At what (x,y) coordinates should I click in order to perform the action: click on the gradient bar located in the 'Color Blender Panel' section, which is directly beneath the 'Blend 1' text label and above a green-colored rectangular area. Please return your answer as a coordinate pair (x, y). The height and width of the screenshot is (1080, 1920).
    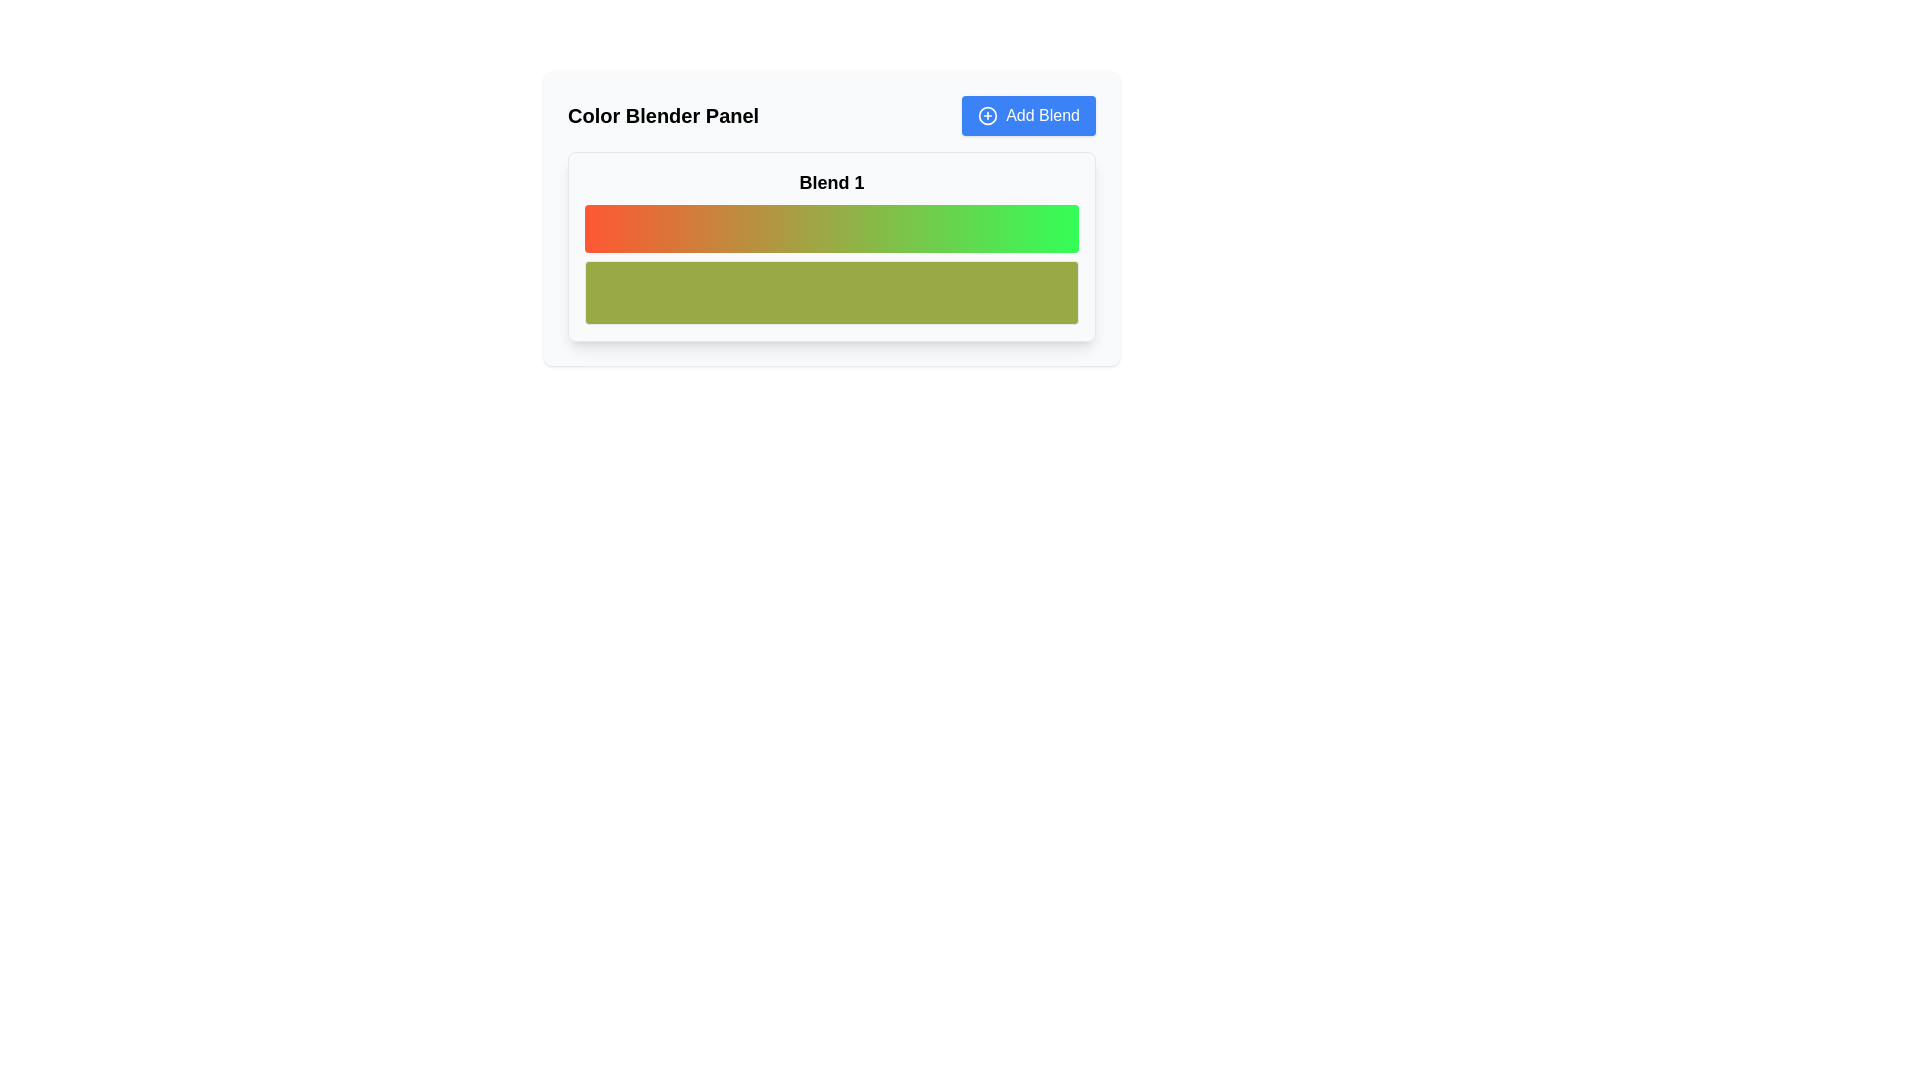
    Looking at the image, I should click on (831, 245).